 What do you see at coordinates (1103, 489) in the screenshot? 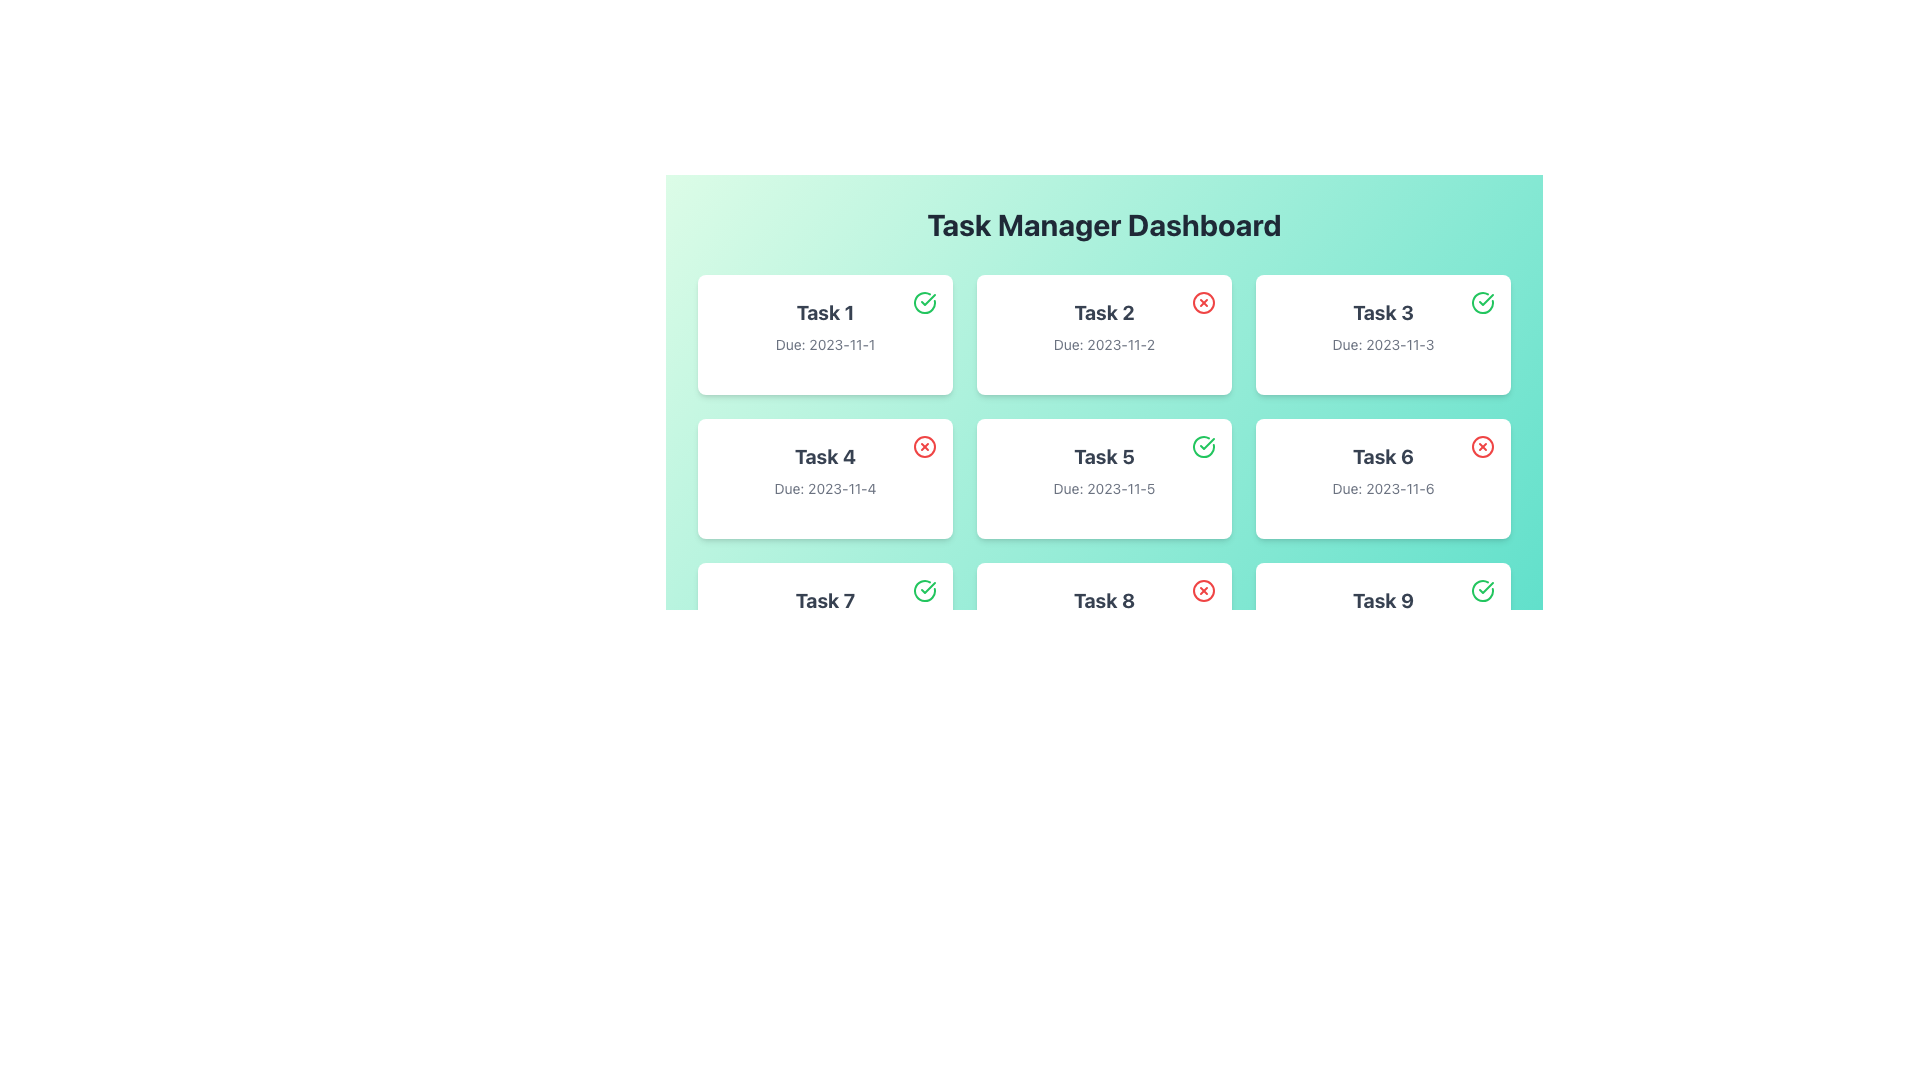
I see `the static text label displaying 'Due: 2023-11-5' located within the card under the title 'Task 5'` at bounding box center [1103, 489].